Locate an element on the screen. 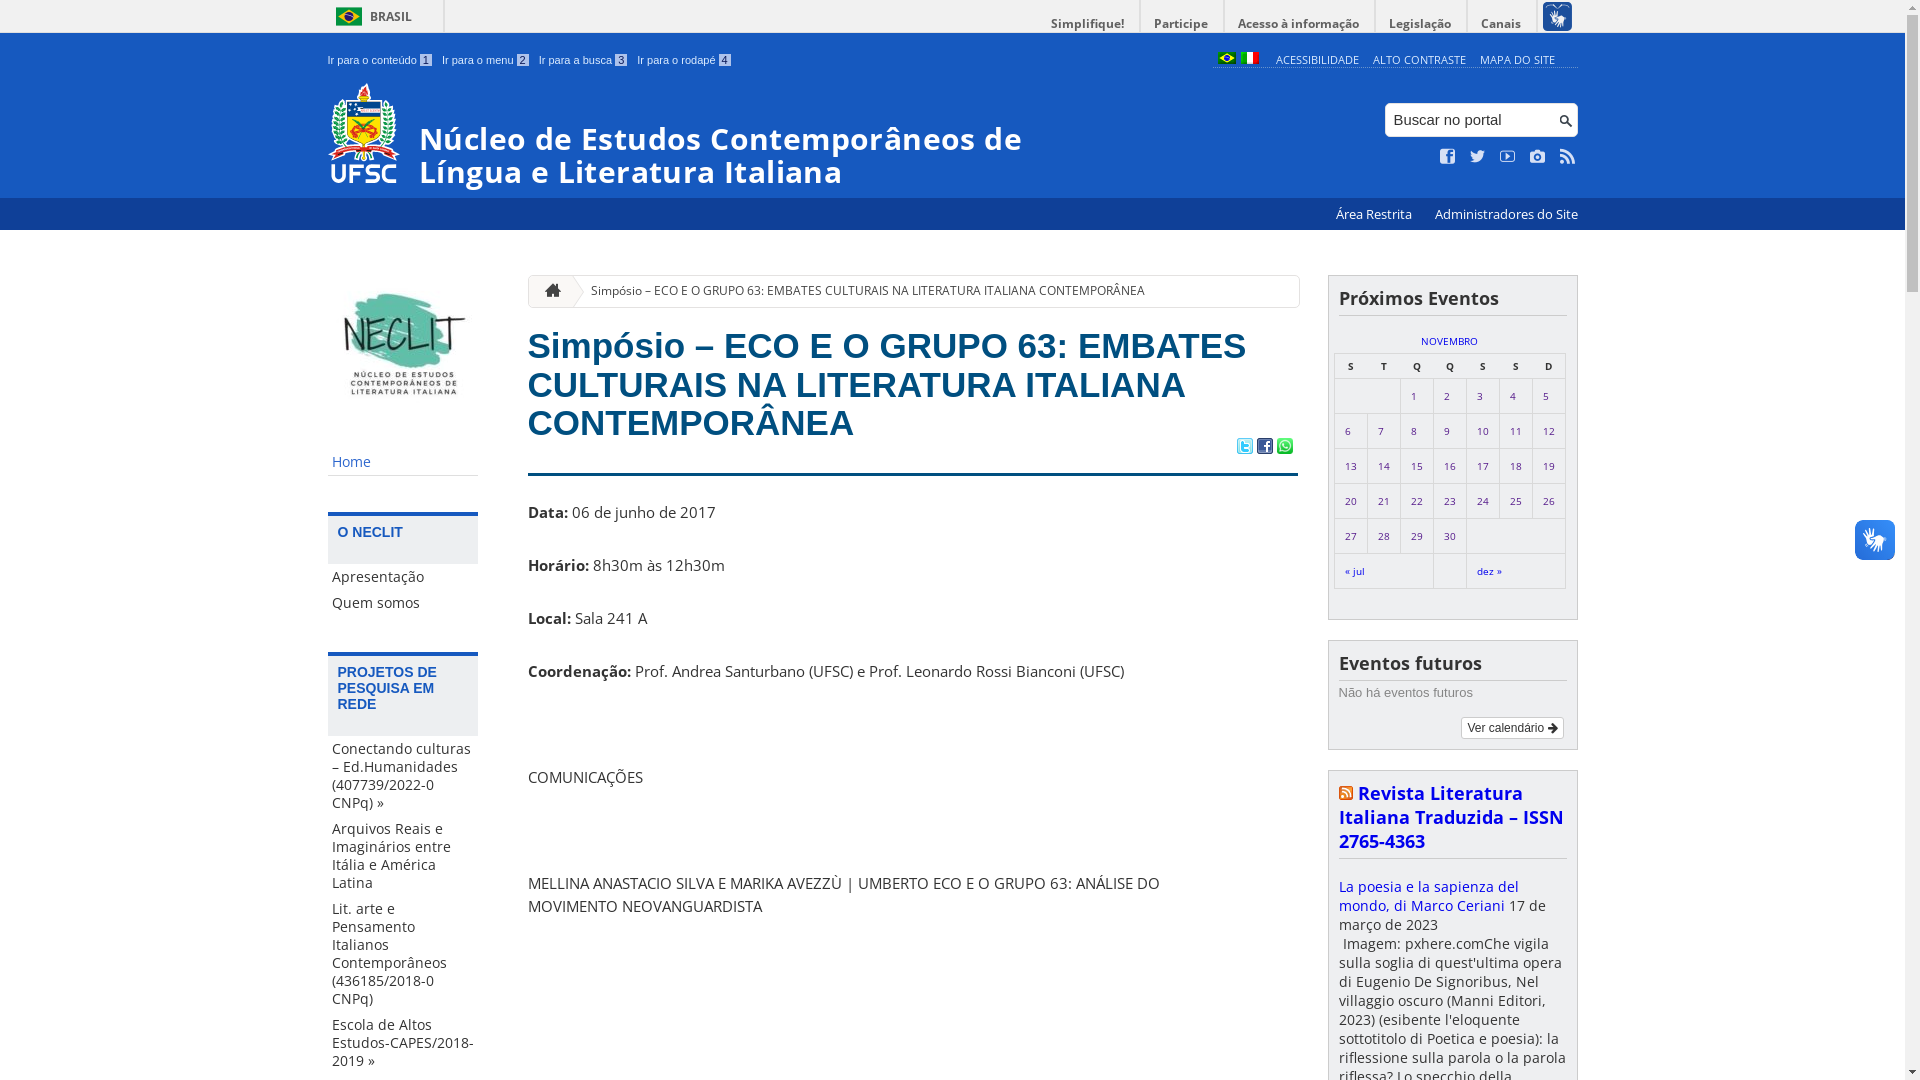  'MAPA DO SITE' is located at coordinates (1517, 58).